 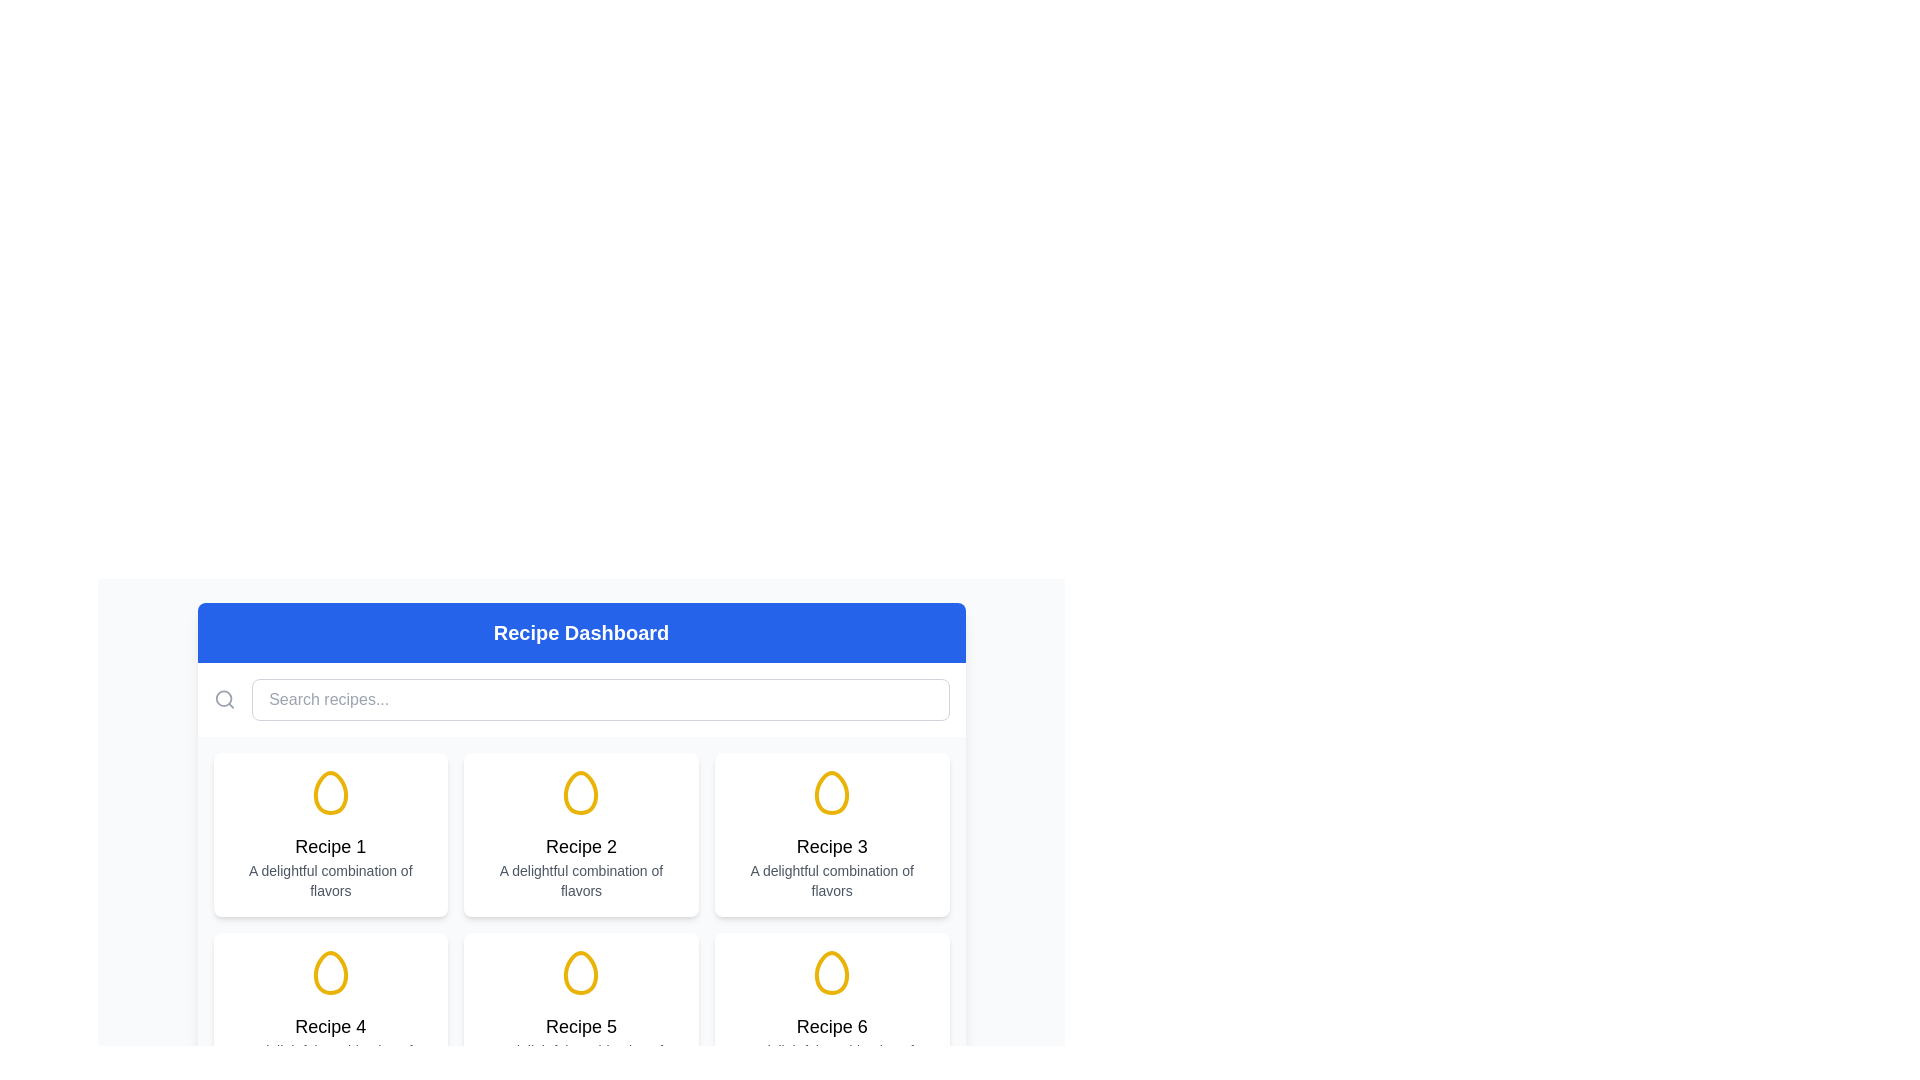 What do you see at coordinates (832, 792) in the screenshot?
I see `the stylized egg-shaped icon with a slight yellow tint located within the 'Recipe 3' card, which is the middle card in the top row of the grid layout` at bounding box center [832, 792].